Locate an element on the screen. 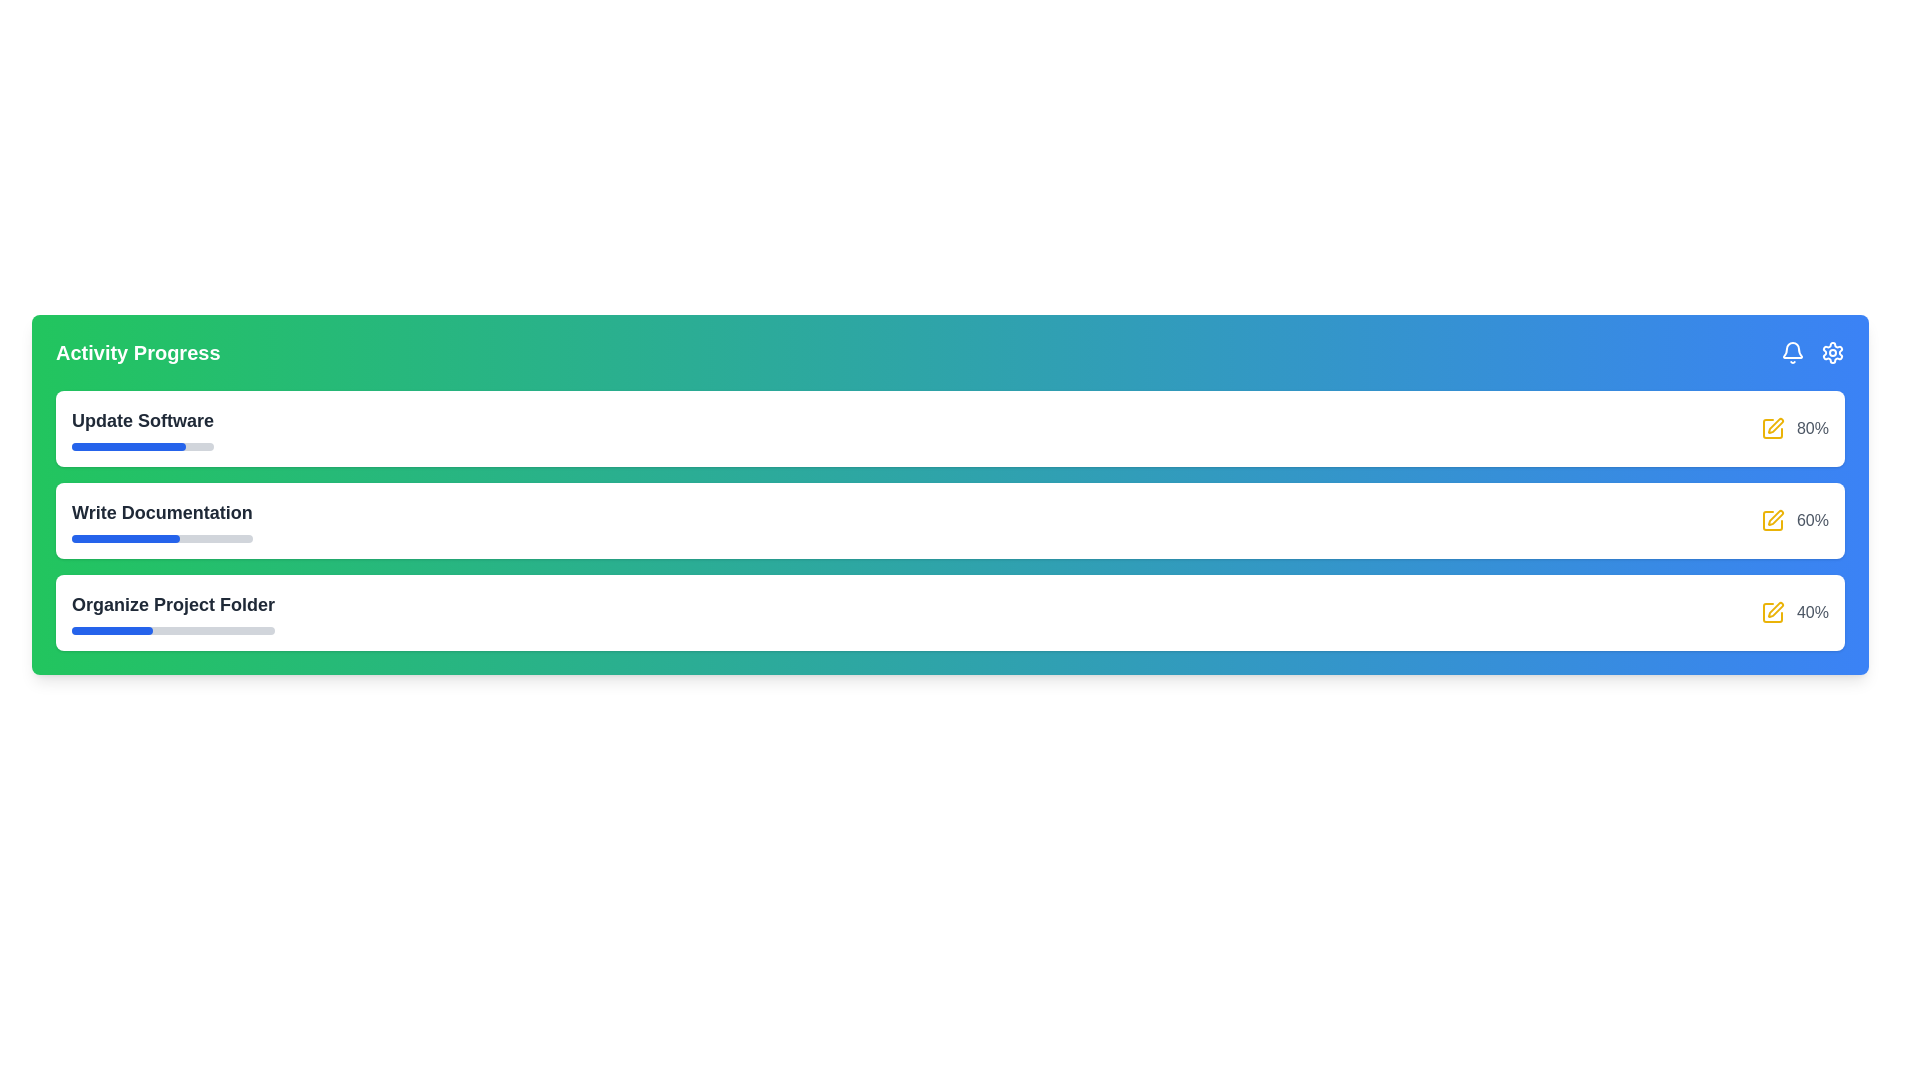 The height and width of the screenshot is (1080, 1920). progress value of the task titled 'Organize Project Folder' which is located in the third row of tasks, below 'Write Documentation' is located at coordinates (173, 612).